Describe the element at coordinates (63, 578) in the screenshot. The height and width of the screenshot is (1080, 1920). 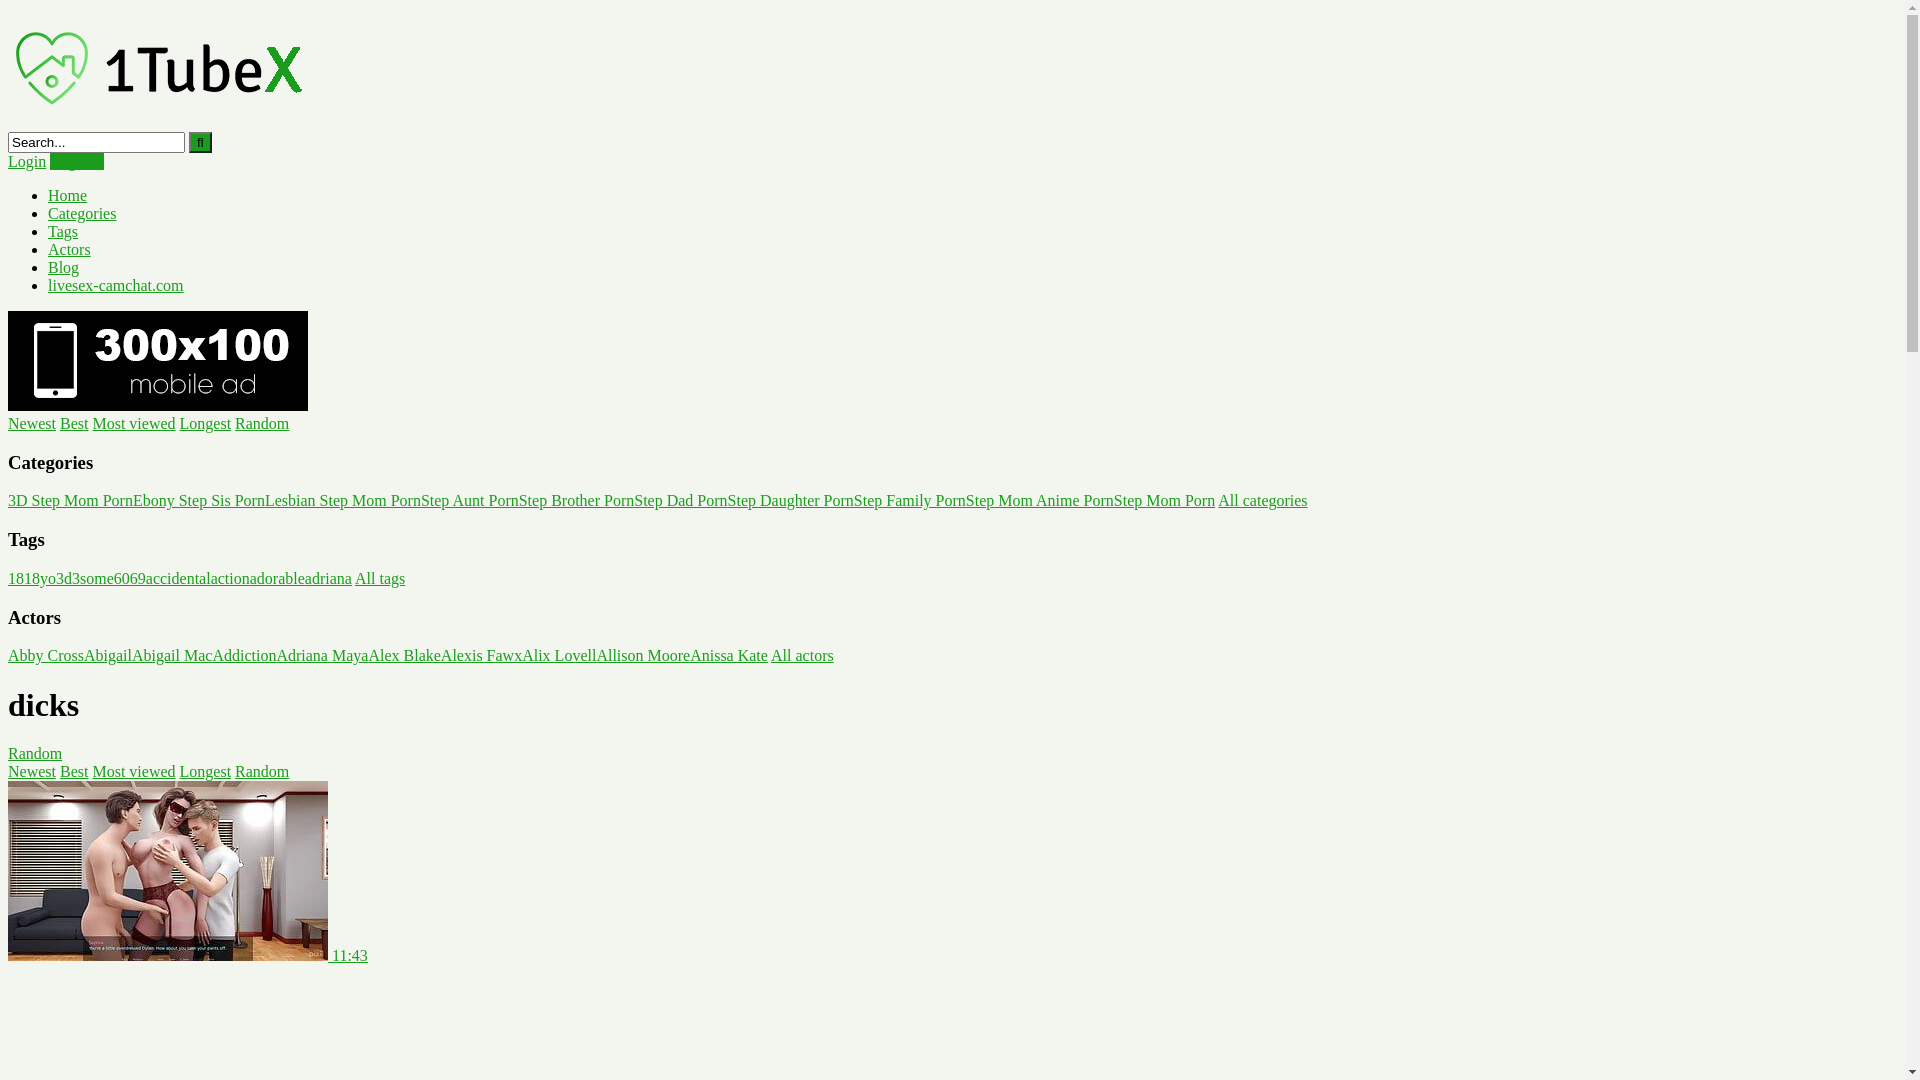
I see `'3d'` at that location.